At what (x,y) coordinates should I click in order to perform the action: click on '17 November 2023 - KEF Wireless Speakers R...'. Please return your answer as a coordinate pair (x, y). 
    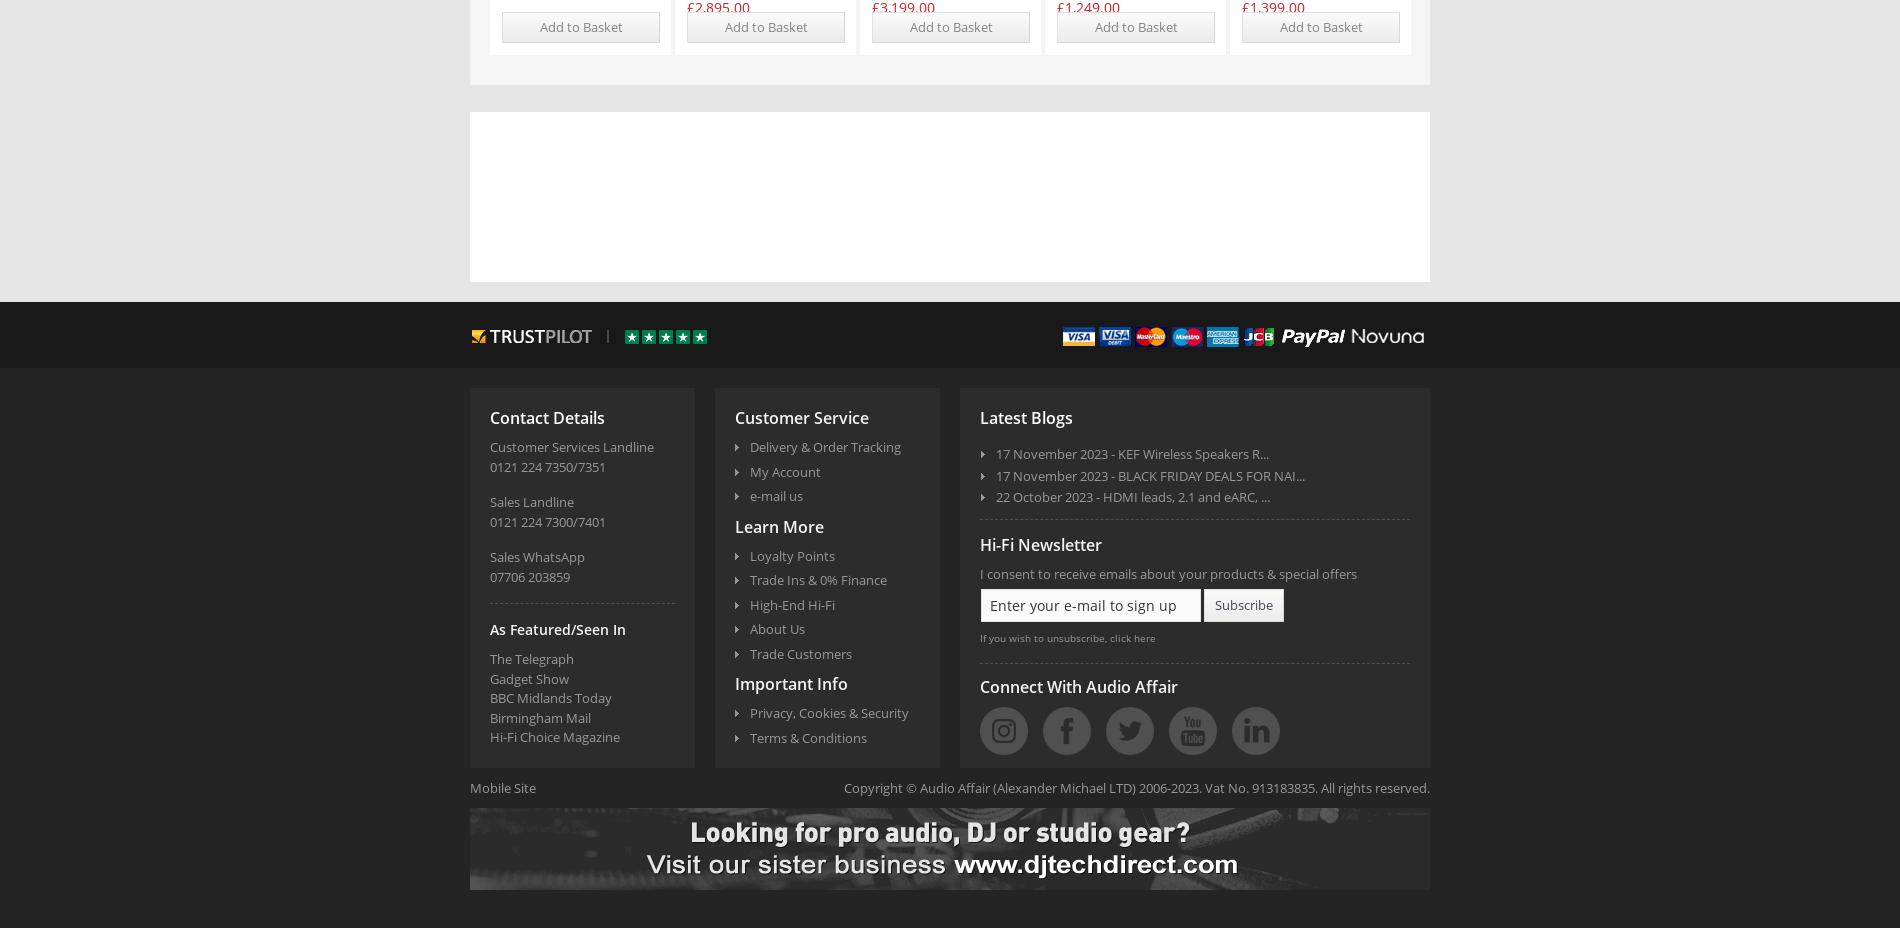
    Looking at the image, I should click on (995, 453).